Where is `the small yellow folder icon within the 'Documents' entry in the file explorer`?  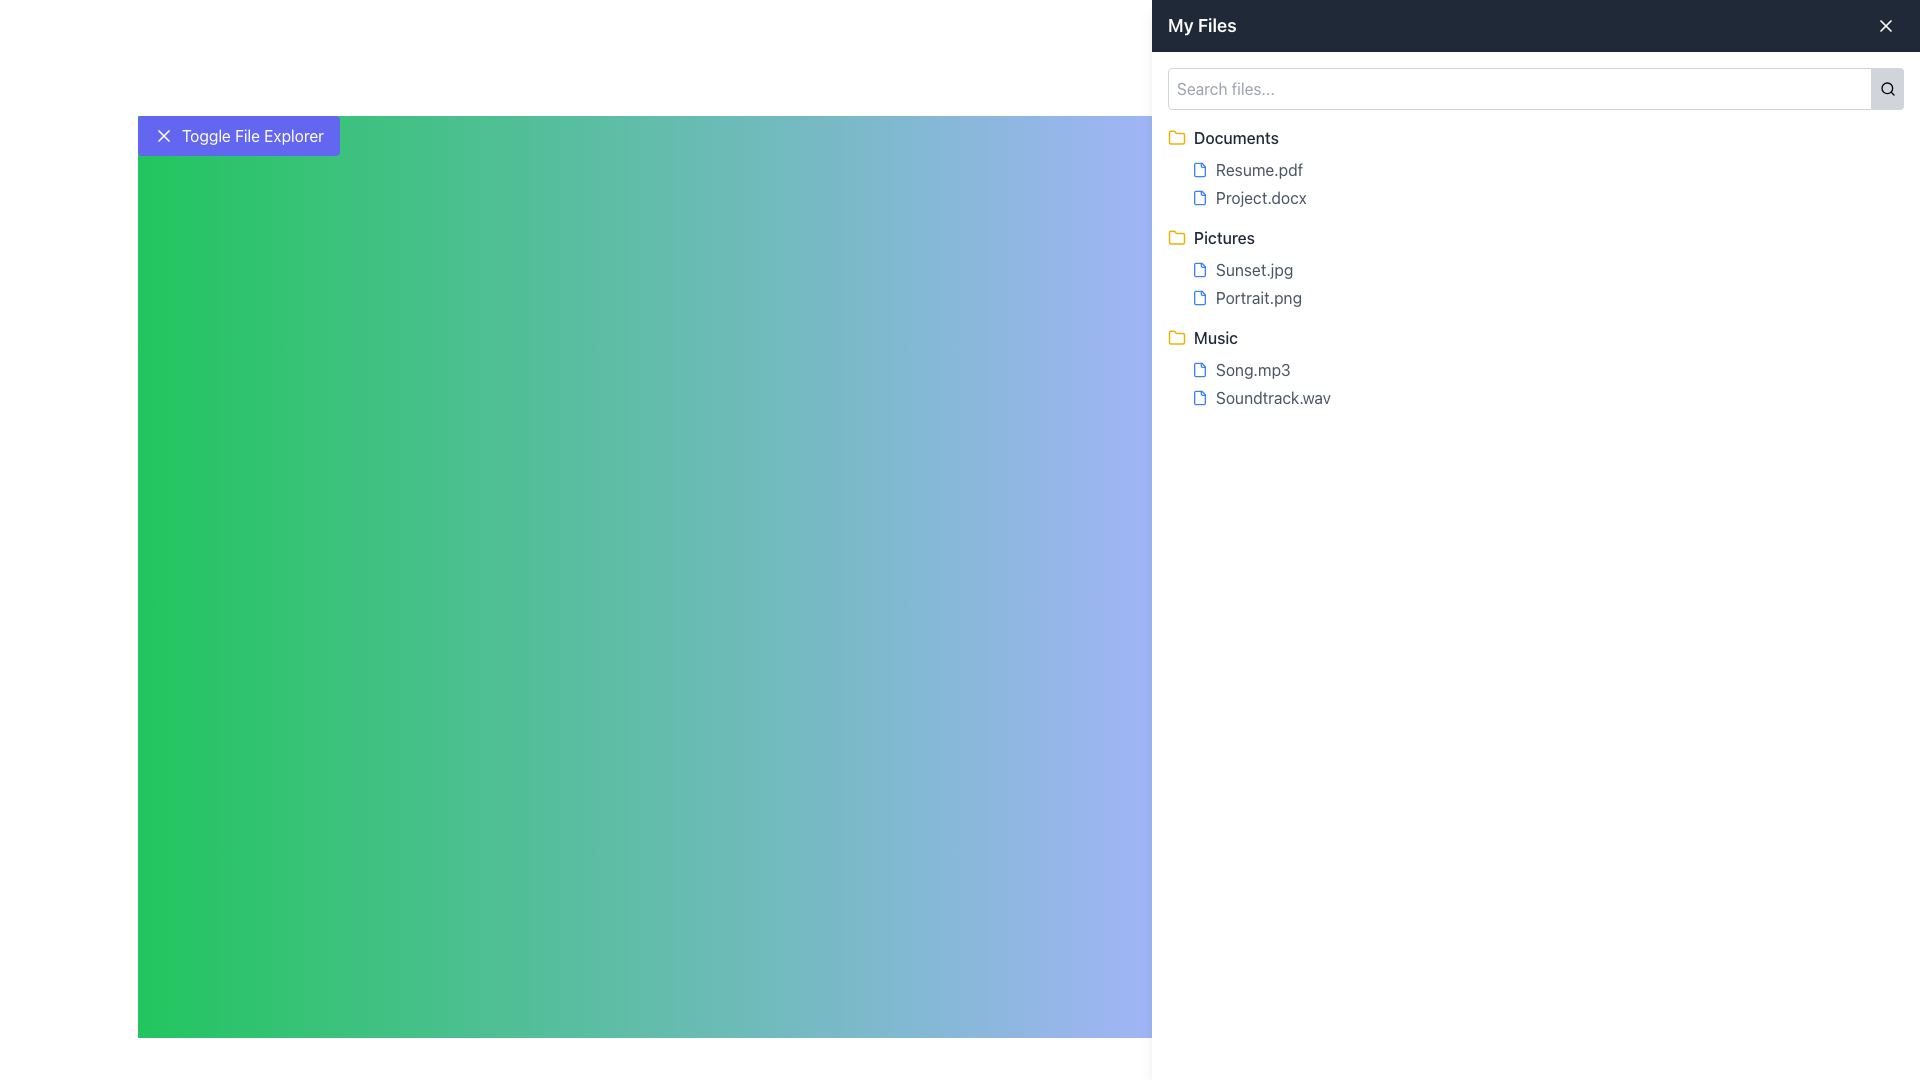
the small yellow folder icon within the 'Documents' entry in the file explorer is located at coordinates (1176, 137).